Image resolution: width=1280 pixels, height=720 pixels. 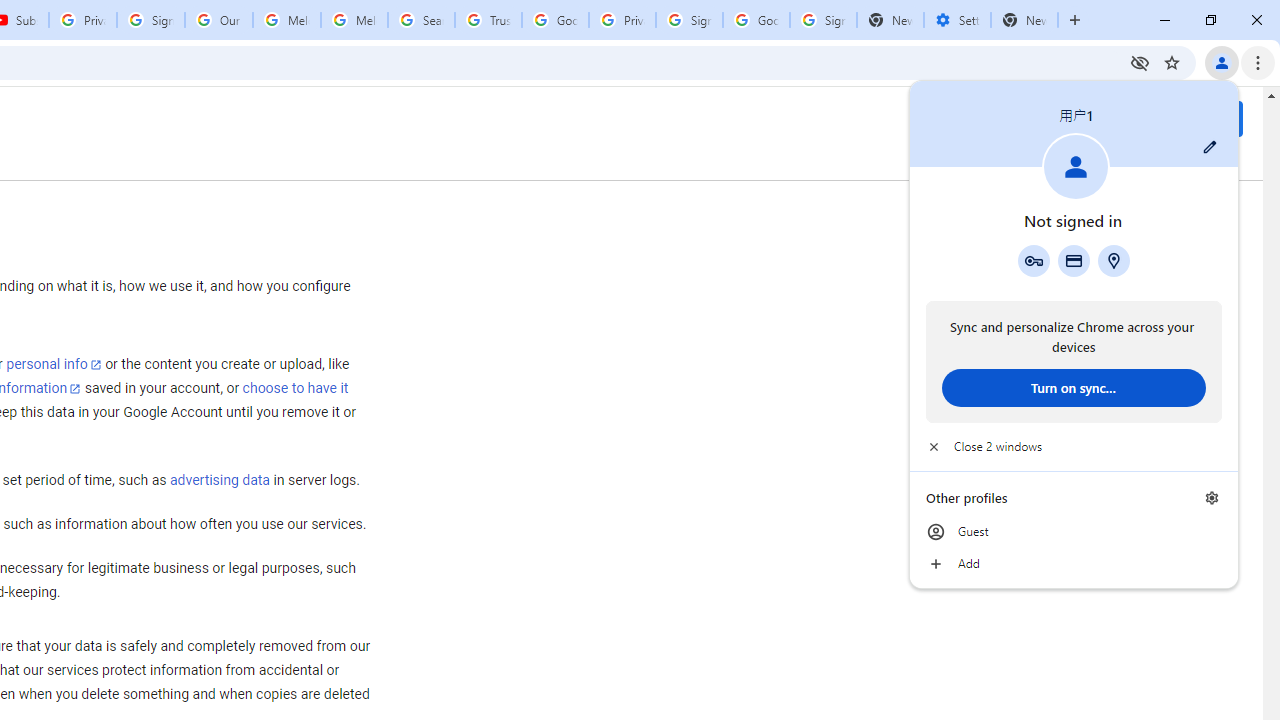 What do you see at coordinates (219, 481) in the screenshot?
I see `'advertising data'` at bounding box center [219, 481].